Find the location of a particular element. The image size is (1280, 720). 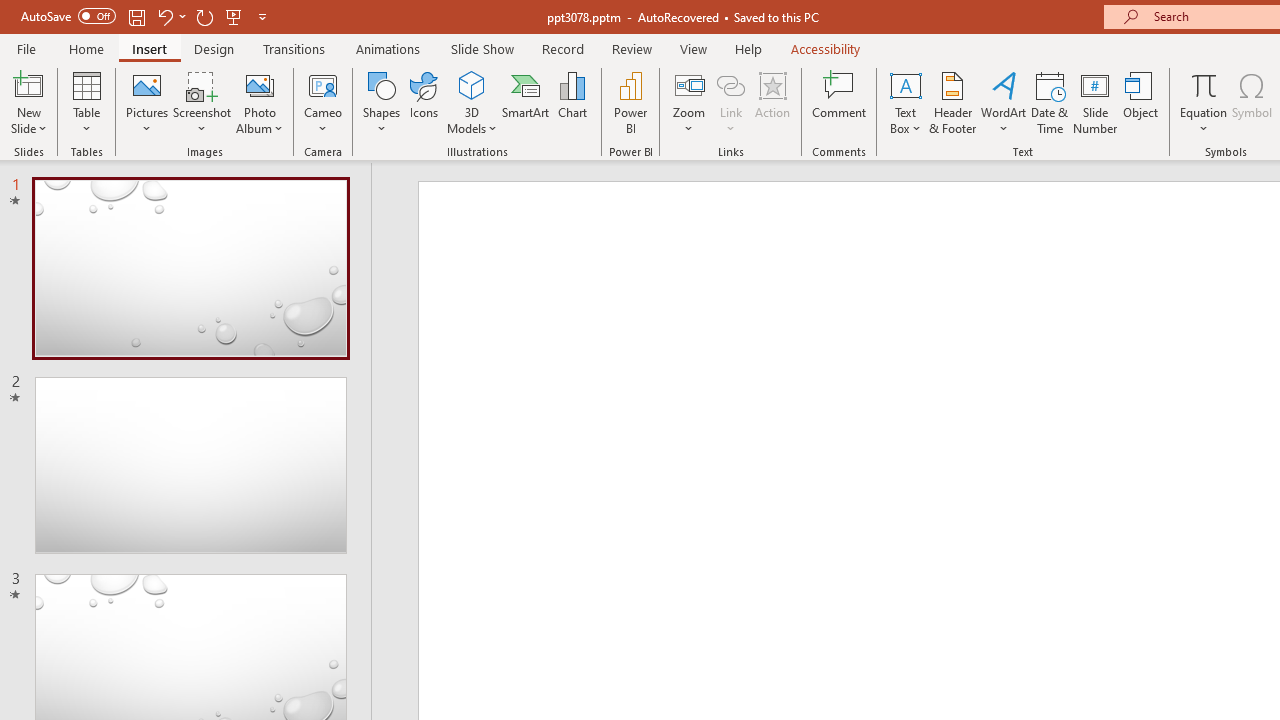

'Symbol...' is located at coordinates (1251, 103).